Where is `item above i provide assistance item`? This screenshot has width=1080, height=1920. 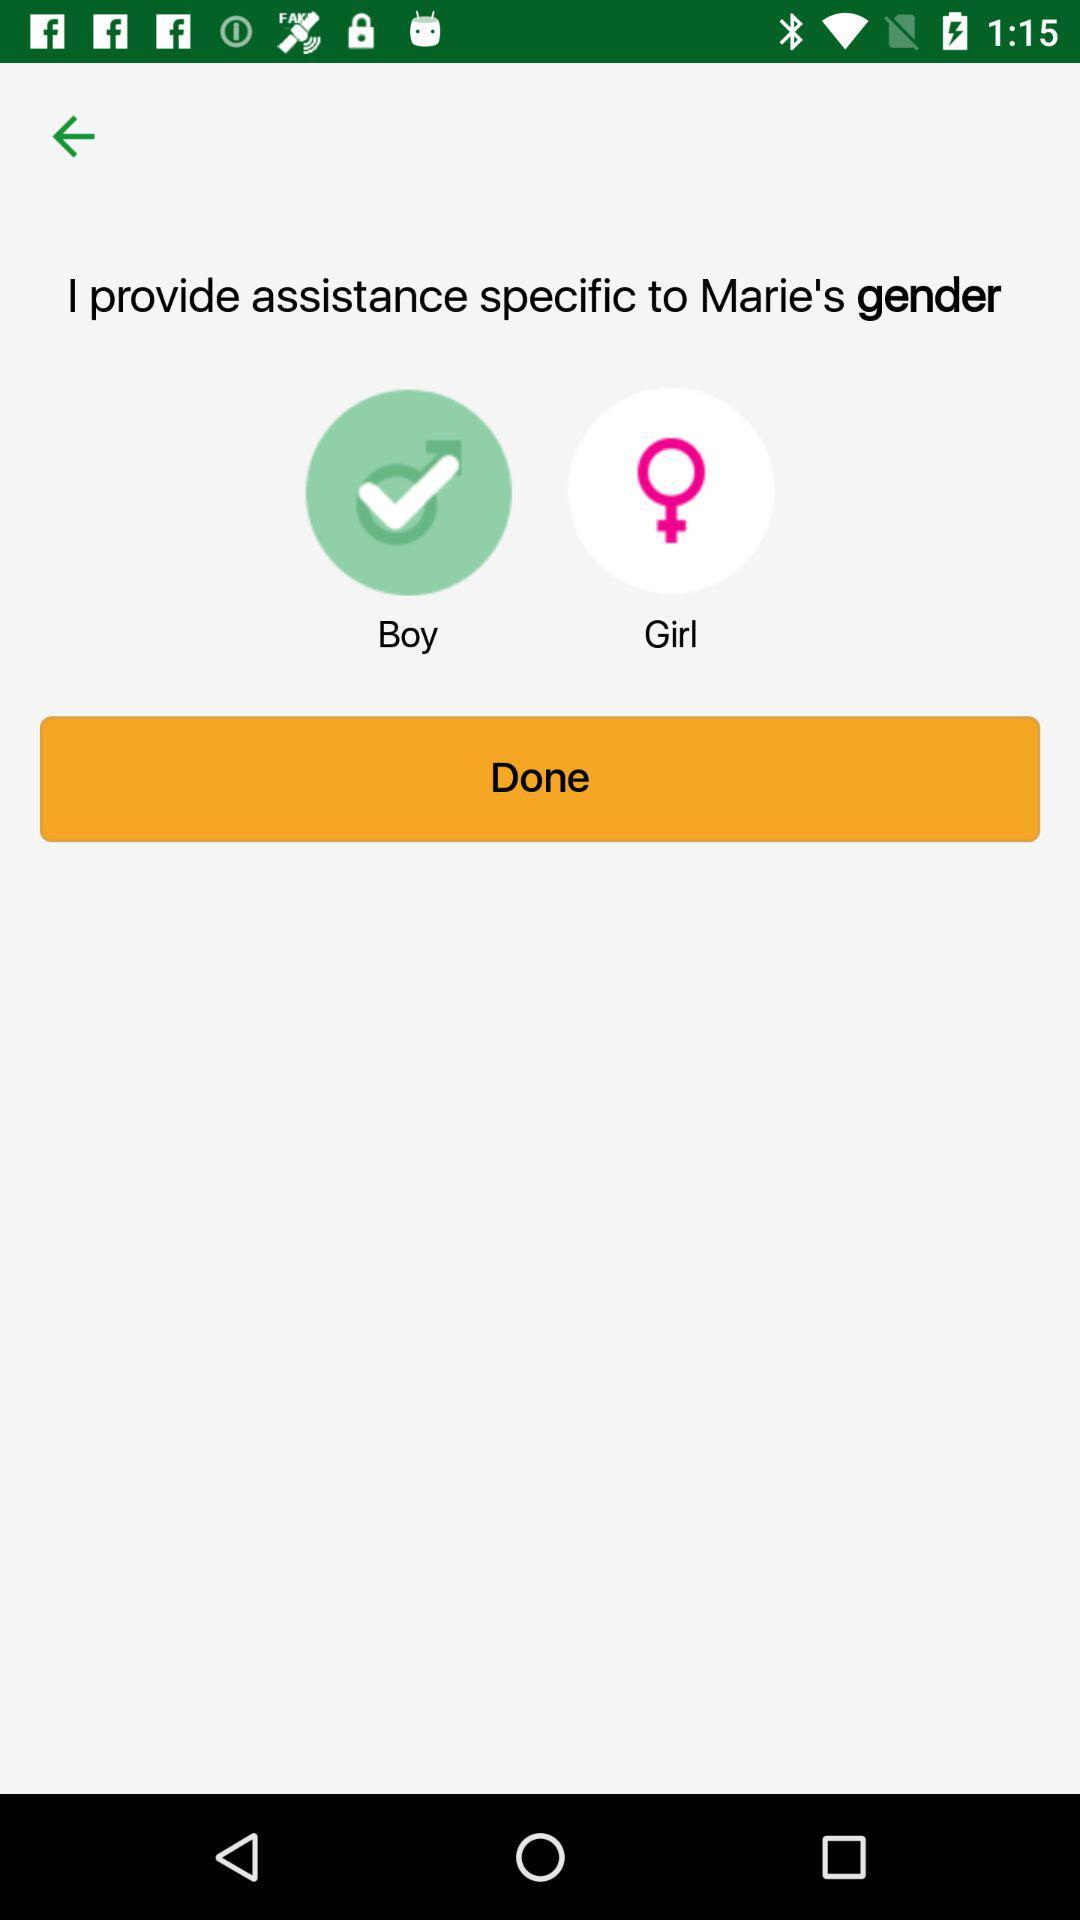
item above i provide assistance item is located at coordinates (72, 135).